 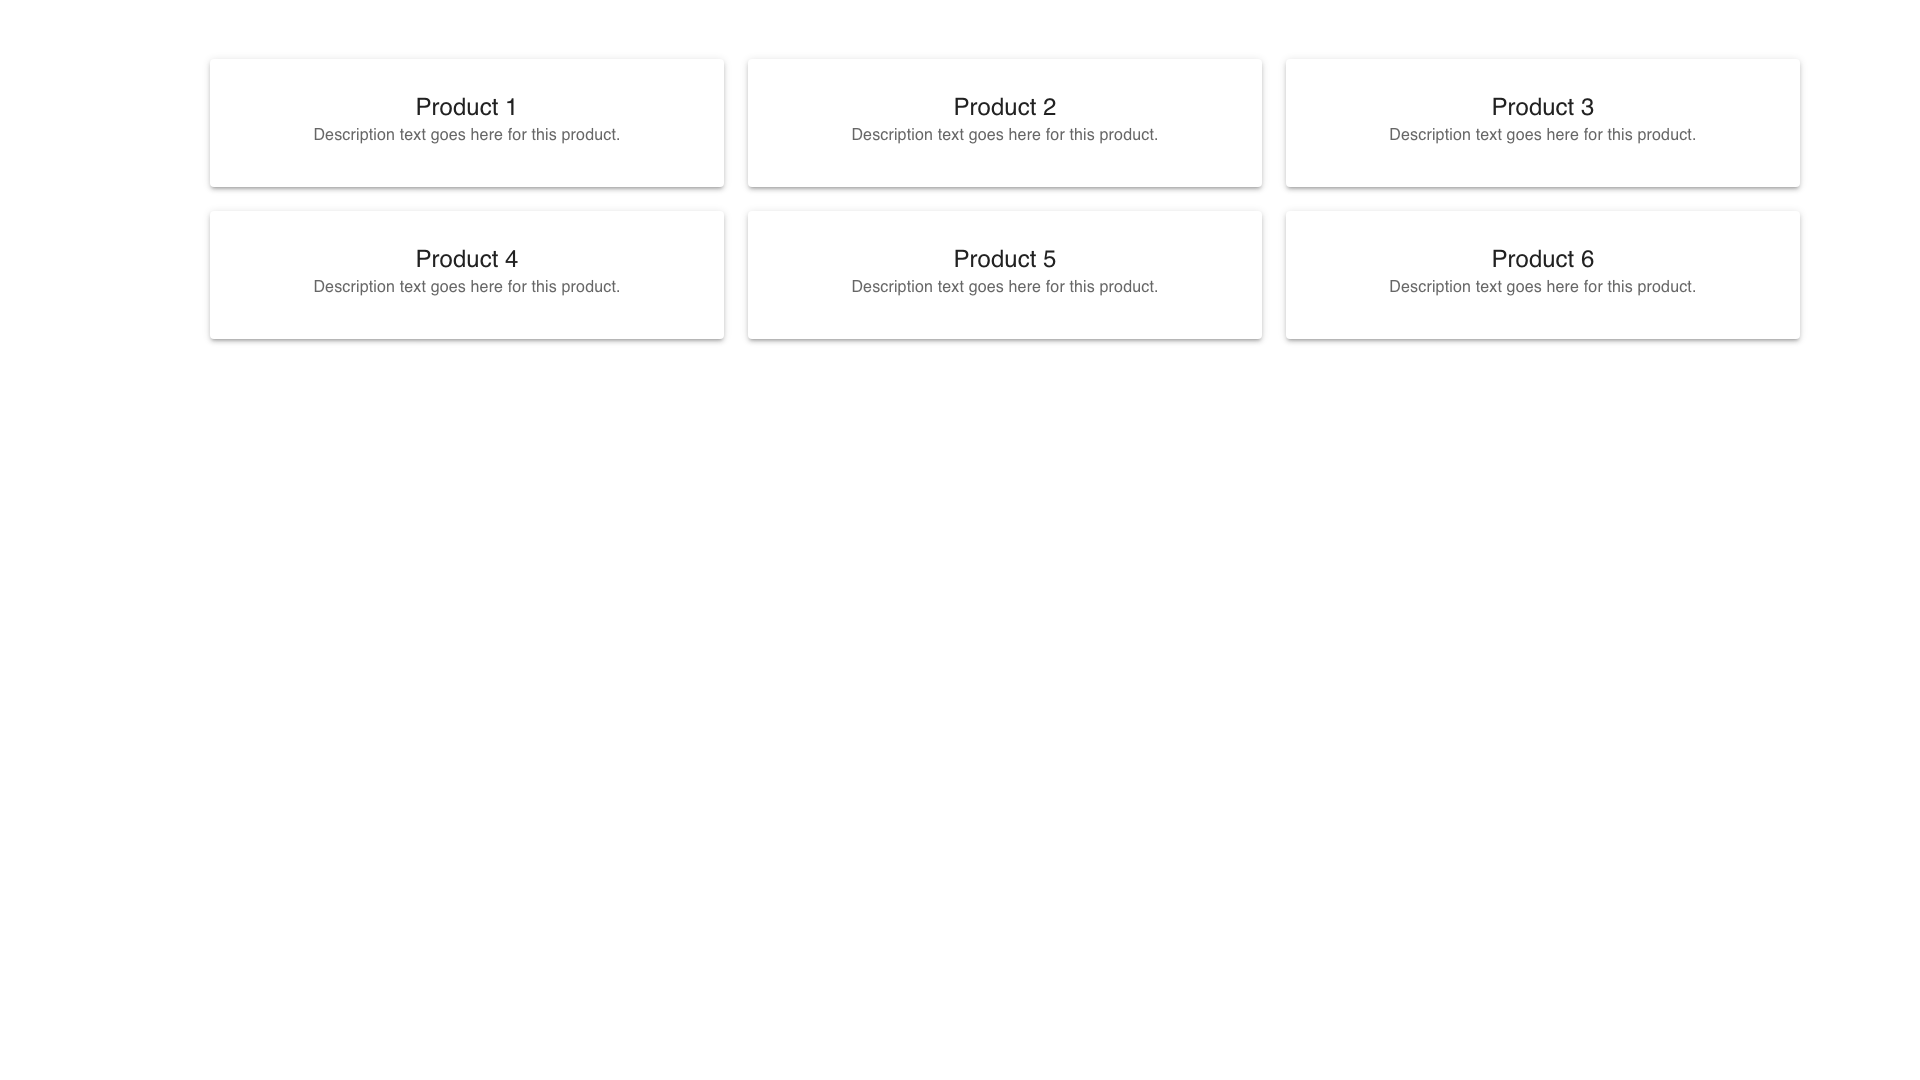 What do you see at coordinates (1541, 287) in the screenshot?
I see `text element that contains 'Description text goes here for this product.' located beneath the title 'Product 6' in the card layout` at bounding box center [1541, 287].